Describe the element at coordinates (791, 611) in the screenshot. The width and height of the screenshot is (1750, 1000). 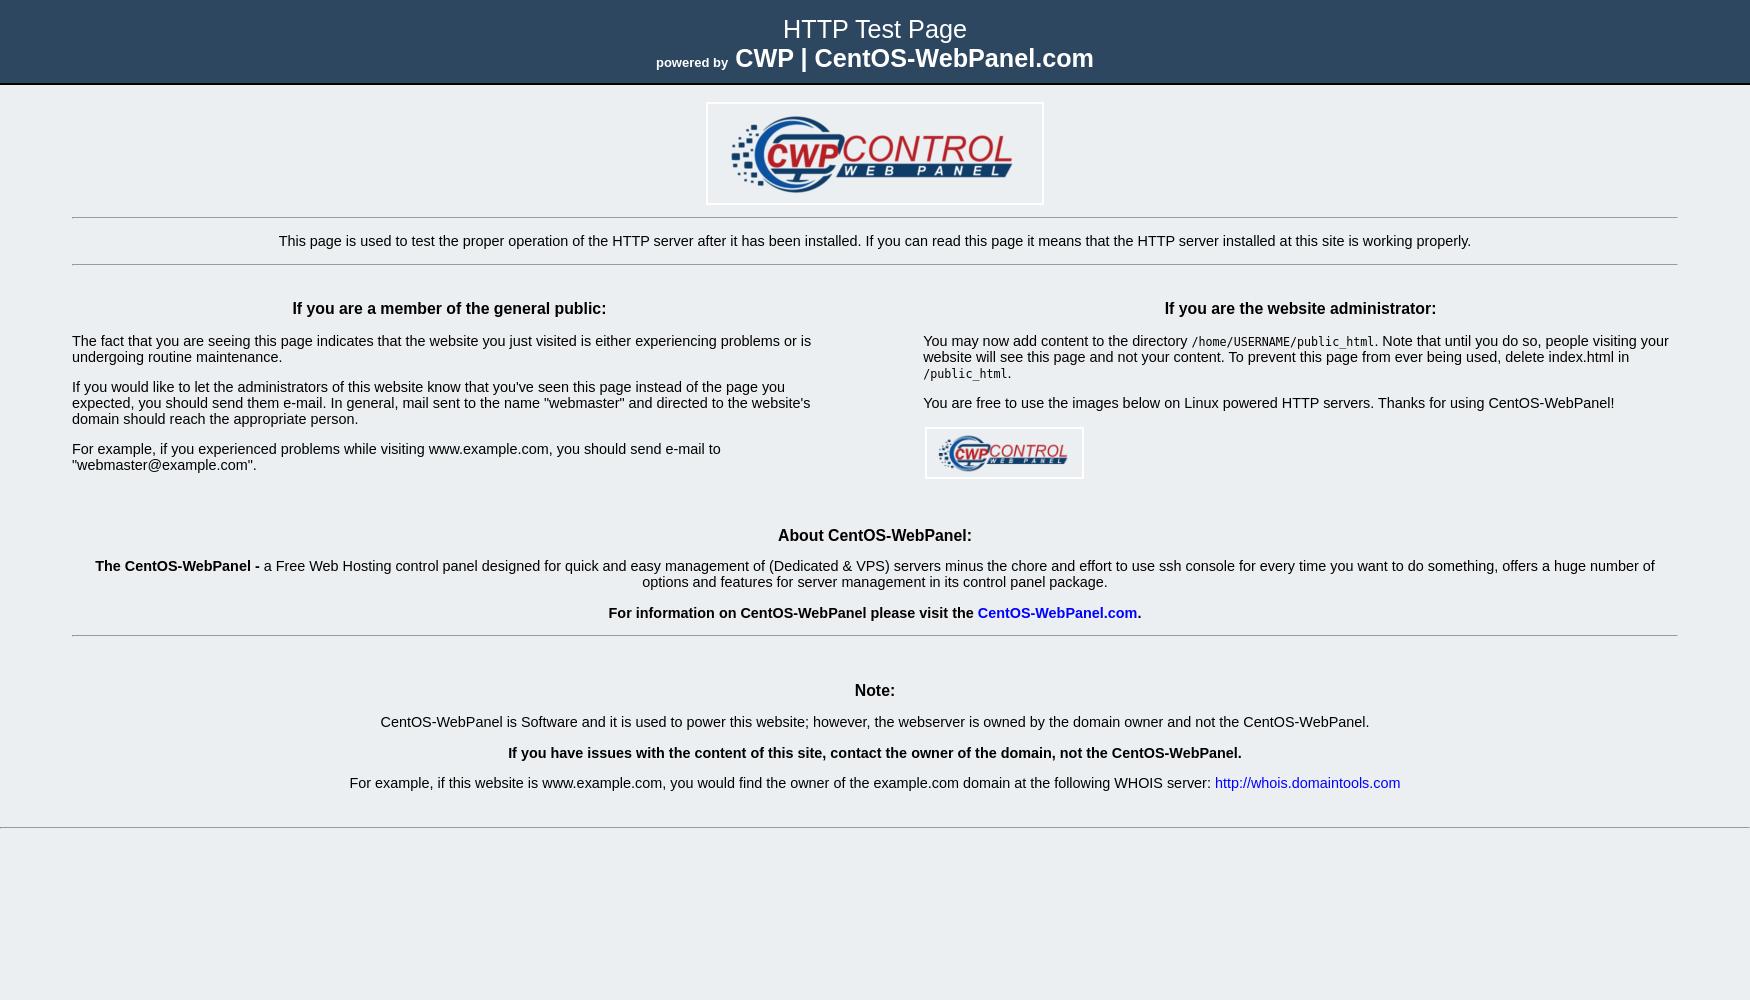
I see `'For information on CentOS-WebPanel please visit the'` at that location.